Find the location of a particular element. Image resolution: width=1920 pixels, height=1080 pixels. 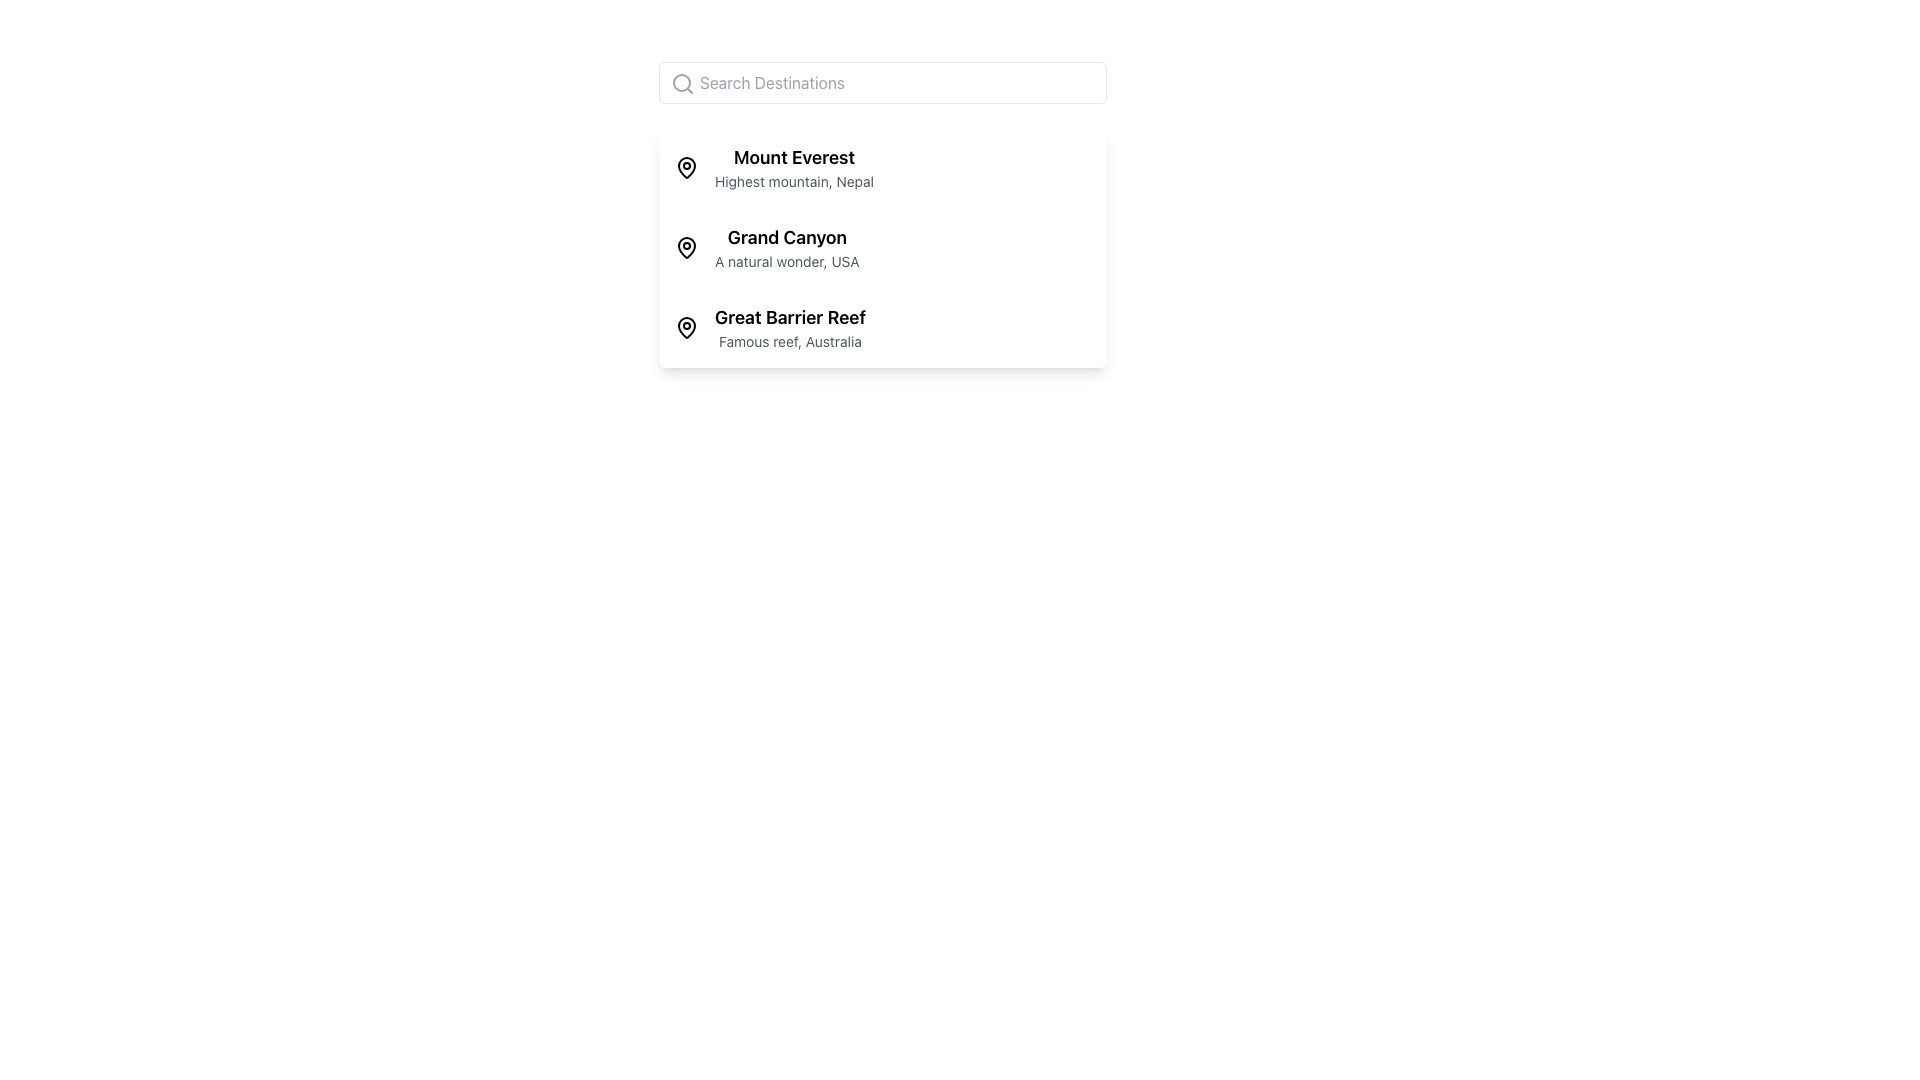

the circular SVG element styled with thin black strokes that is part of the magnifying glass icon located to the left of the 'Search Destinations' input field is located at coordinates (681, 82).